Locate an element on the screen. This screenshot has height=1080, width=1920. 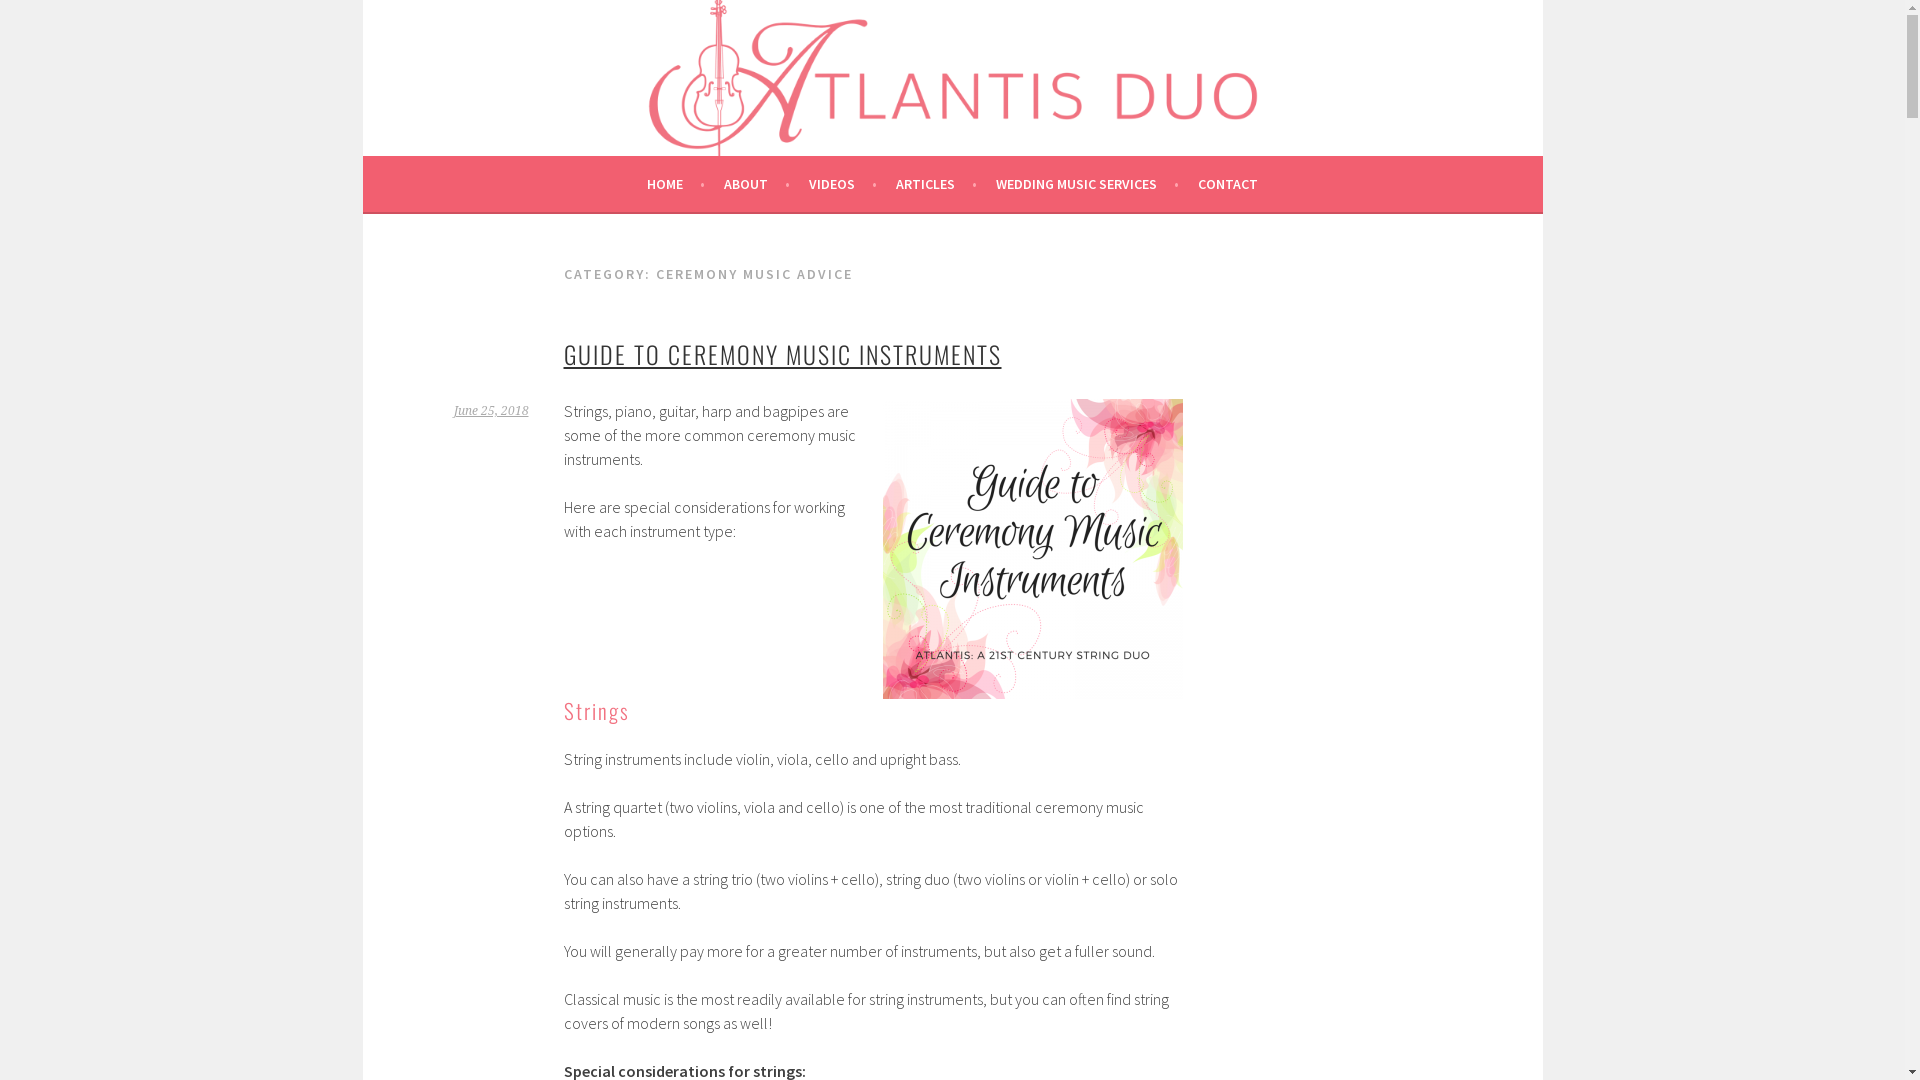
'WEDDING MUSIC SERVICES' is located at coordinates (996, 184).